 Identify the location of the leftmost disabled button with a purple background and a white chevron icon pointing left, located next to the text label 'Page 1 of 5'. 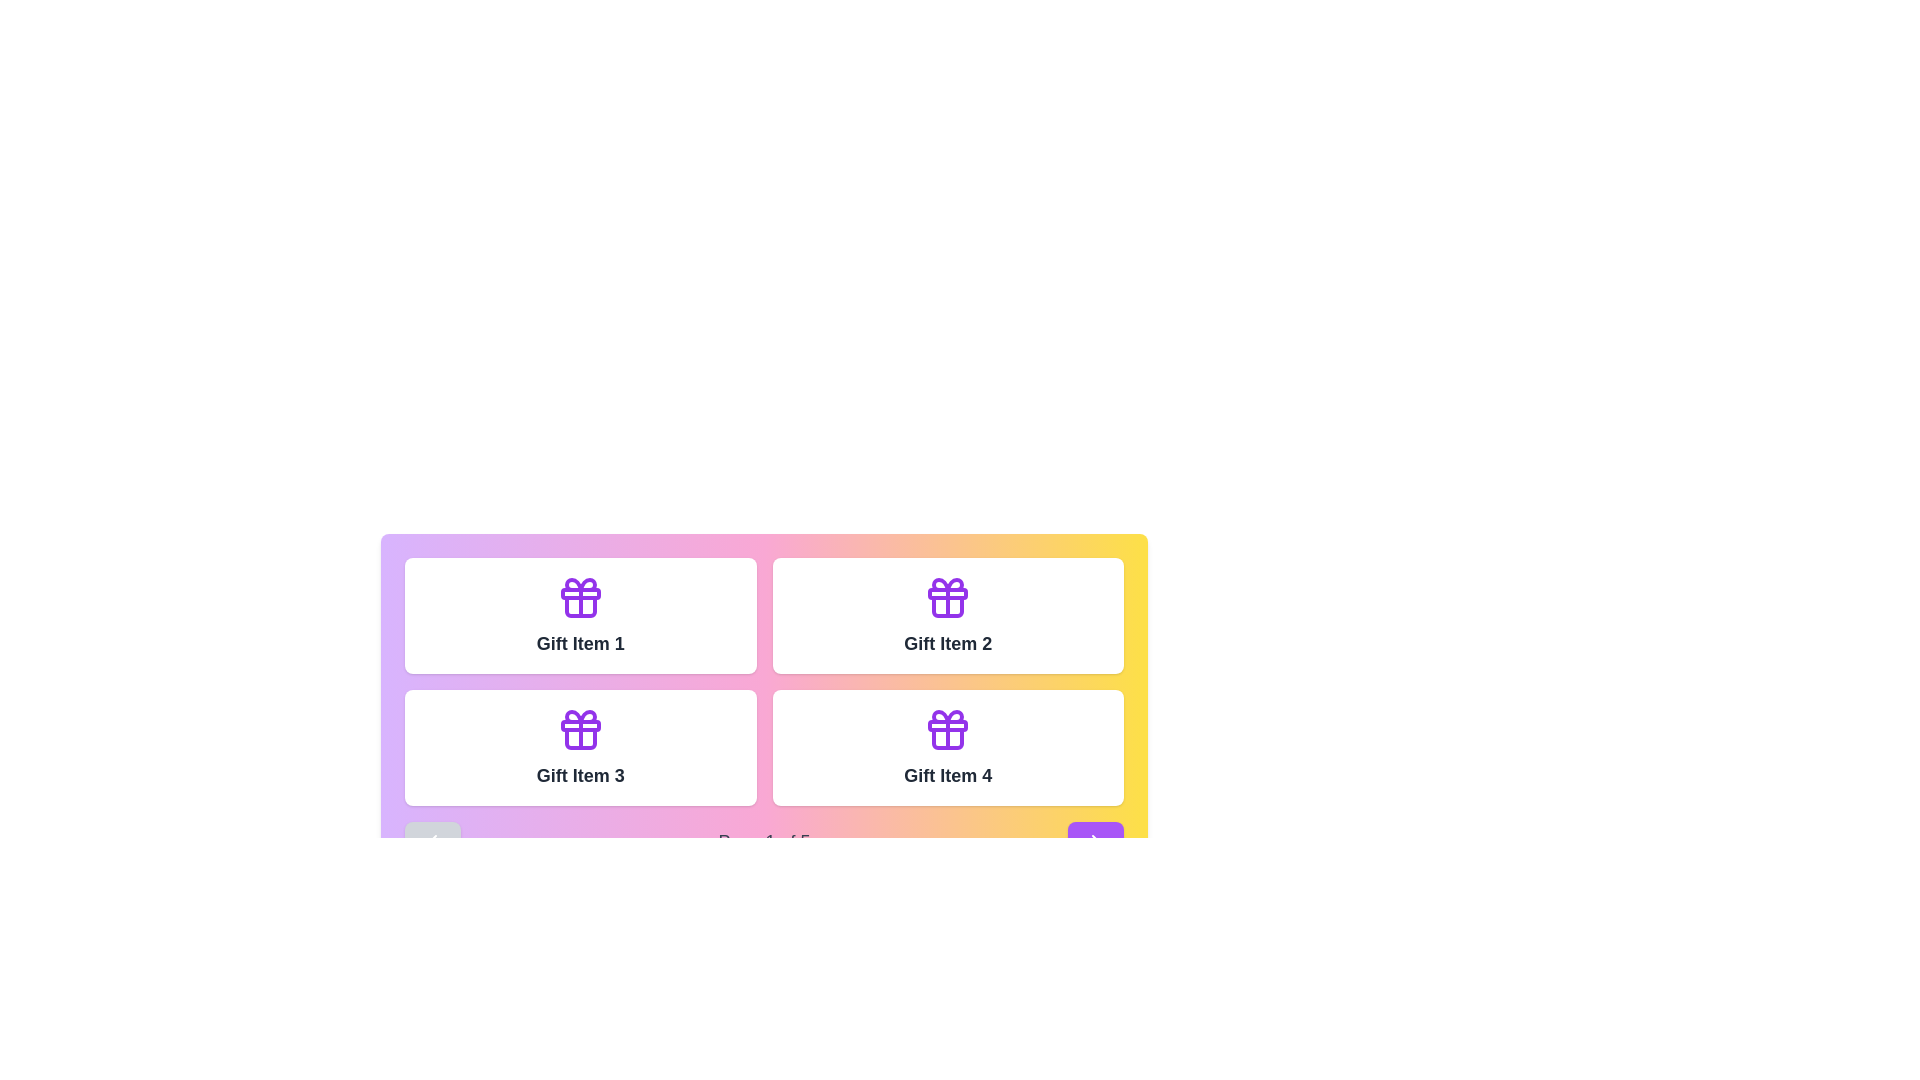
(431, 841).